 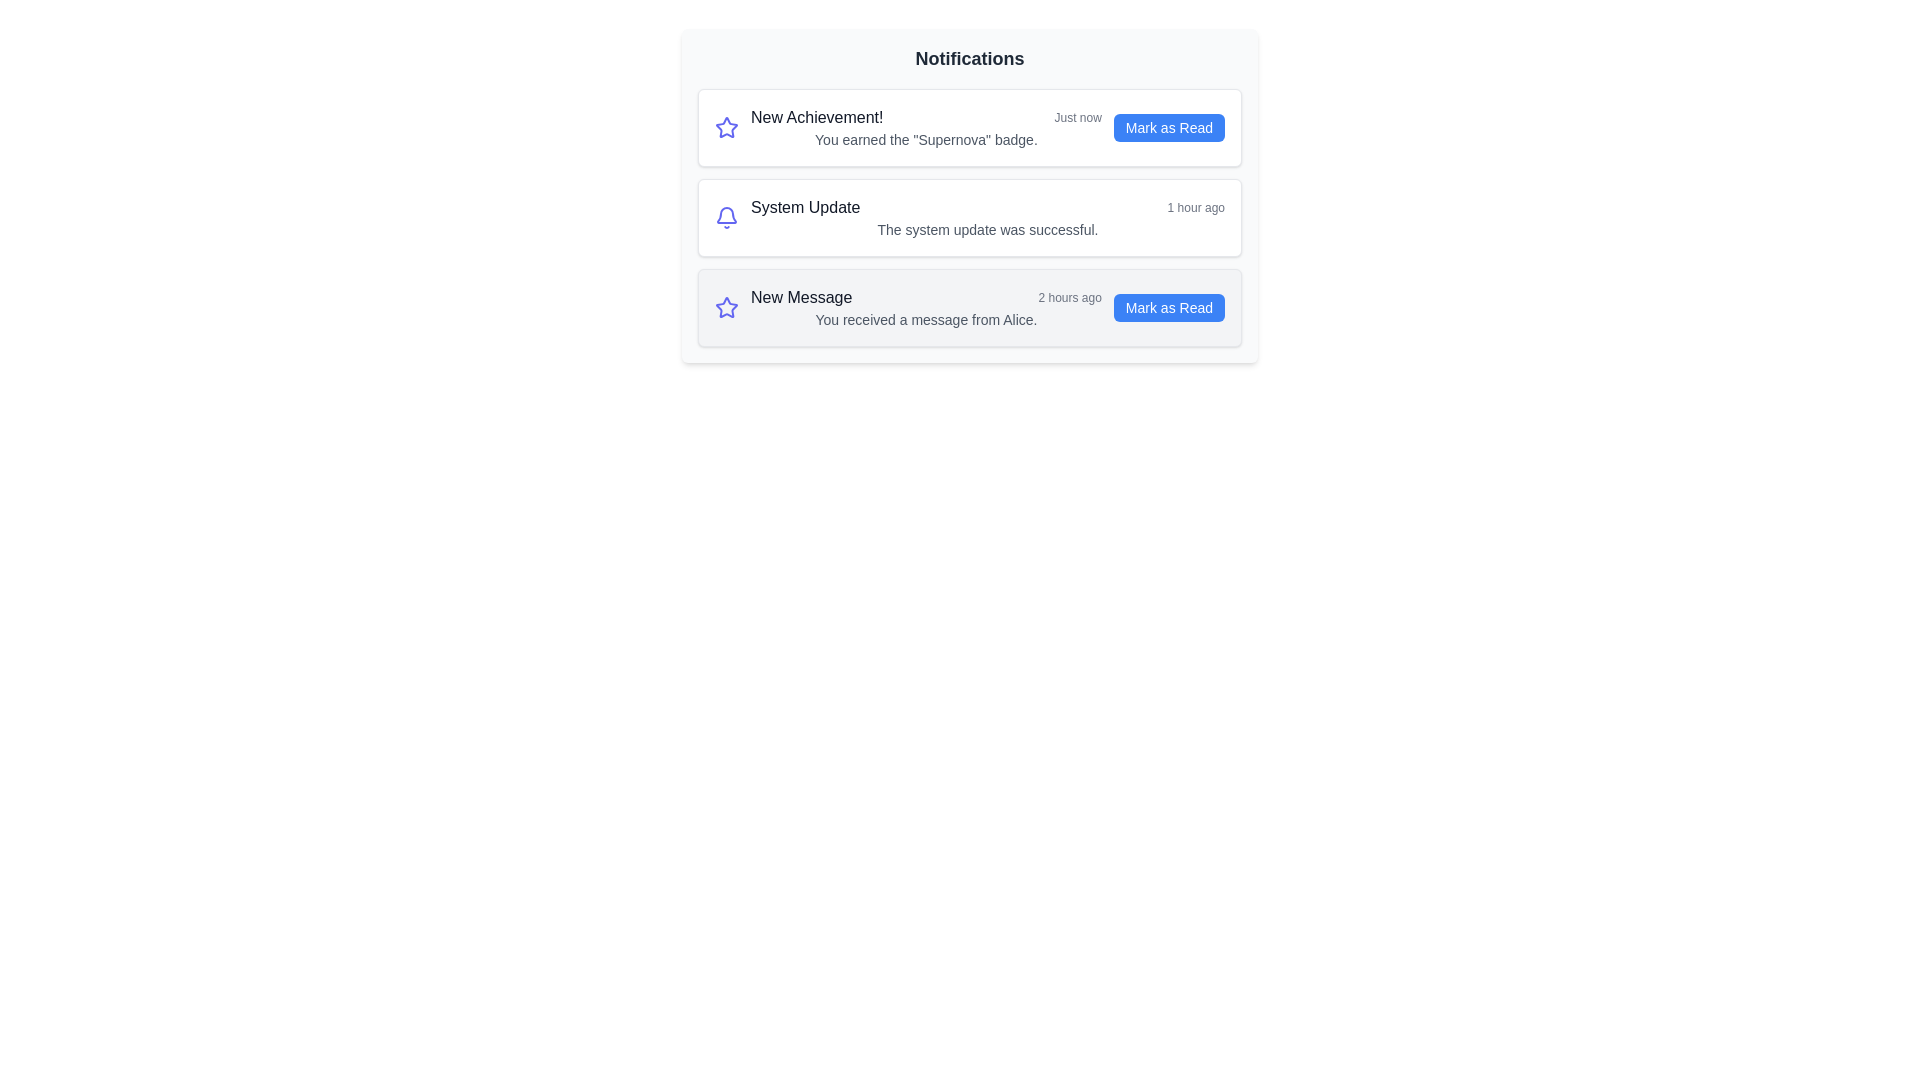 What do you see at coordinates (725, 127) in the screenshot?
I see `the indigo five-pointed star icon used to symbolize favorites or ratings within the 'New Message' notification row` at bounding box center [725, 127].